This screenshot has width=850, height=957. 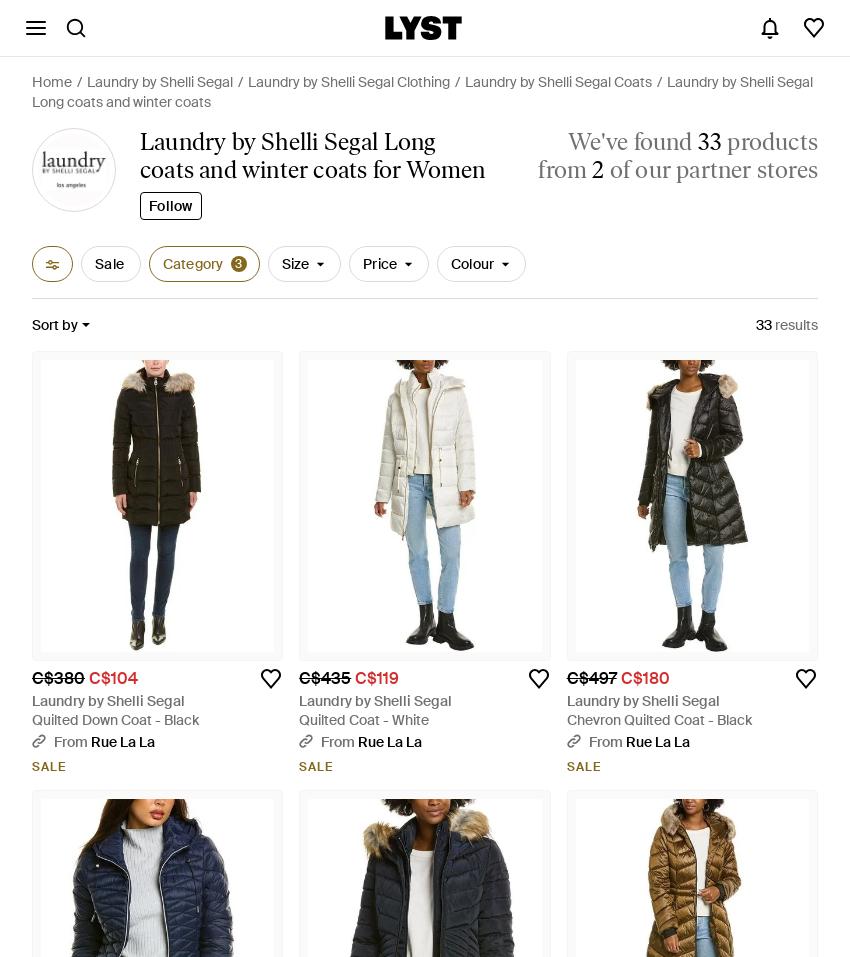 I want to click on 'Price', so click(x=362, y=263).